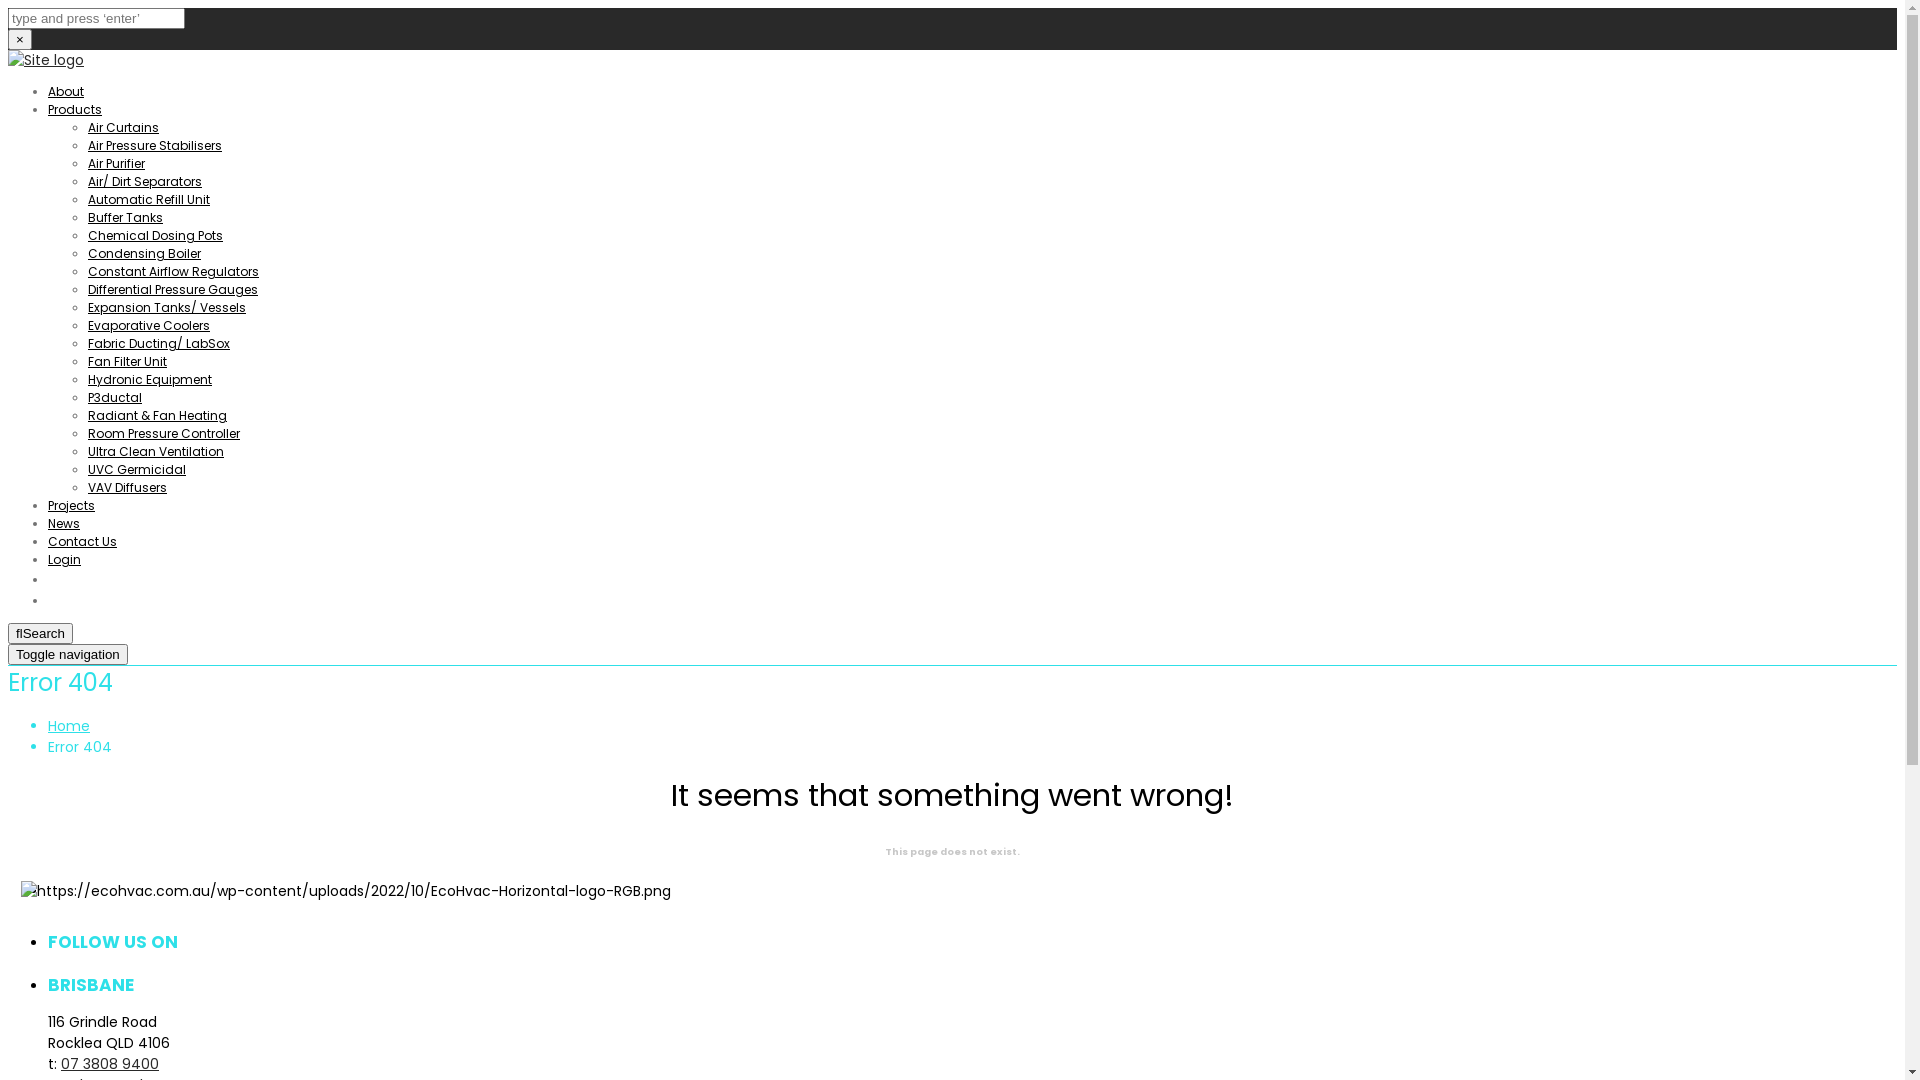  I want to click on 'Fabric Ducting/ LabSox', so click(157, 342).